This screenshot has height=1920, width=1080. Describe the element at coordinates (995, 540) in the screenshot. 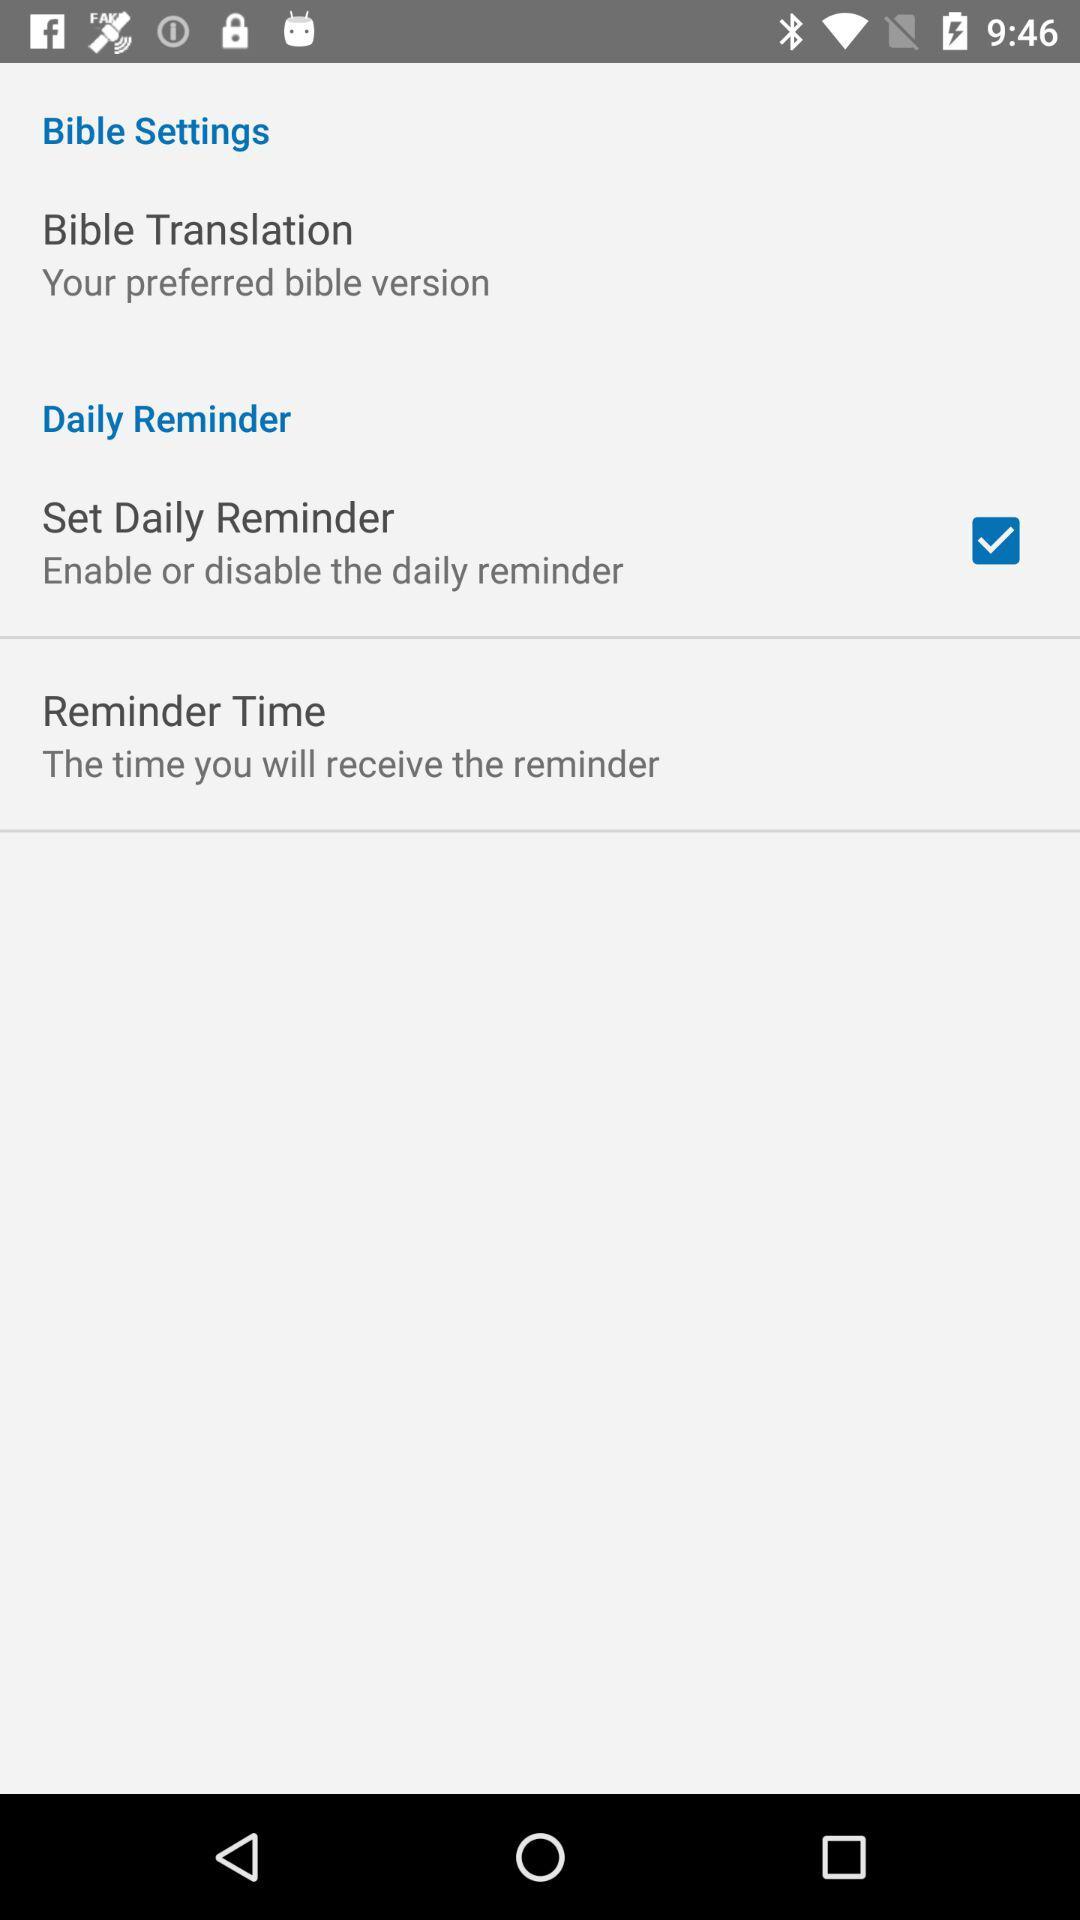

I see `item below daily reminder item` at that location.